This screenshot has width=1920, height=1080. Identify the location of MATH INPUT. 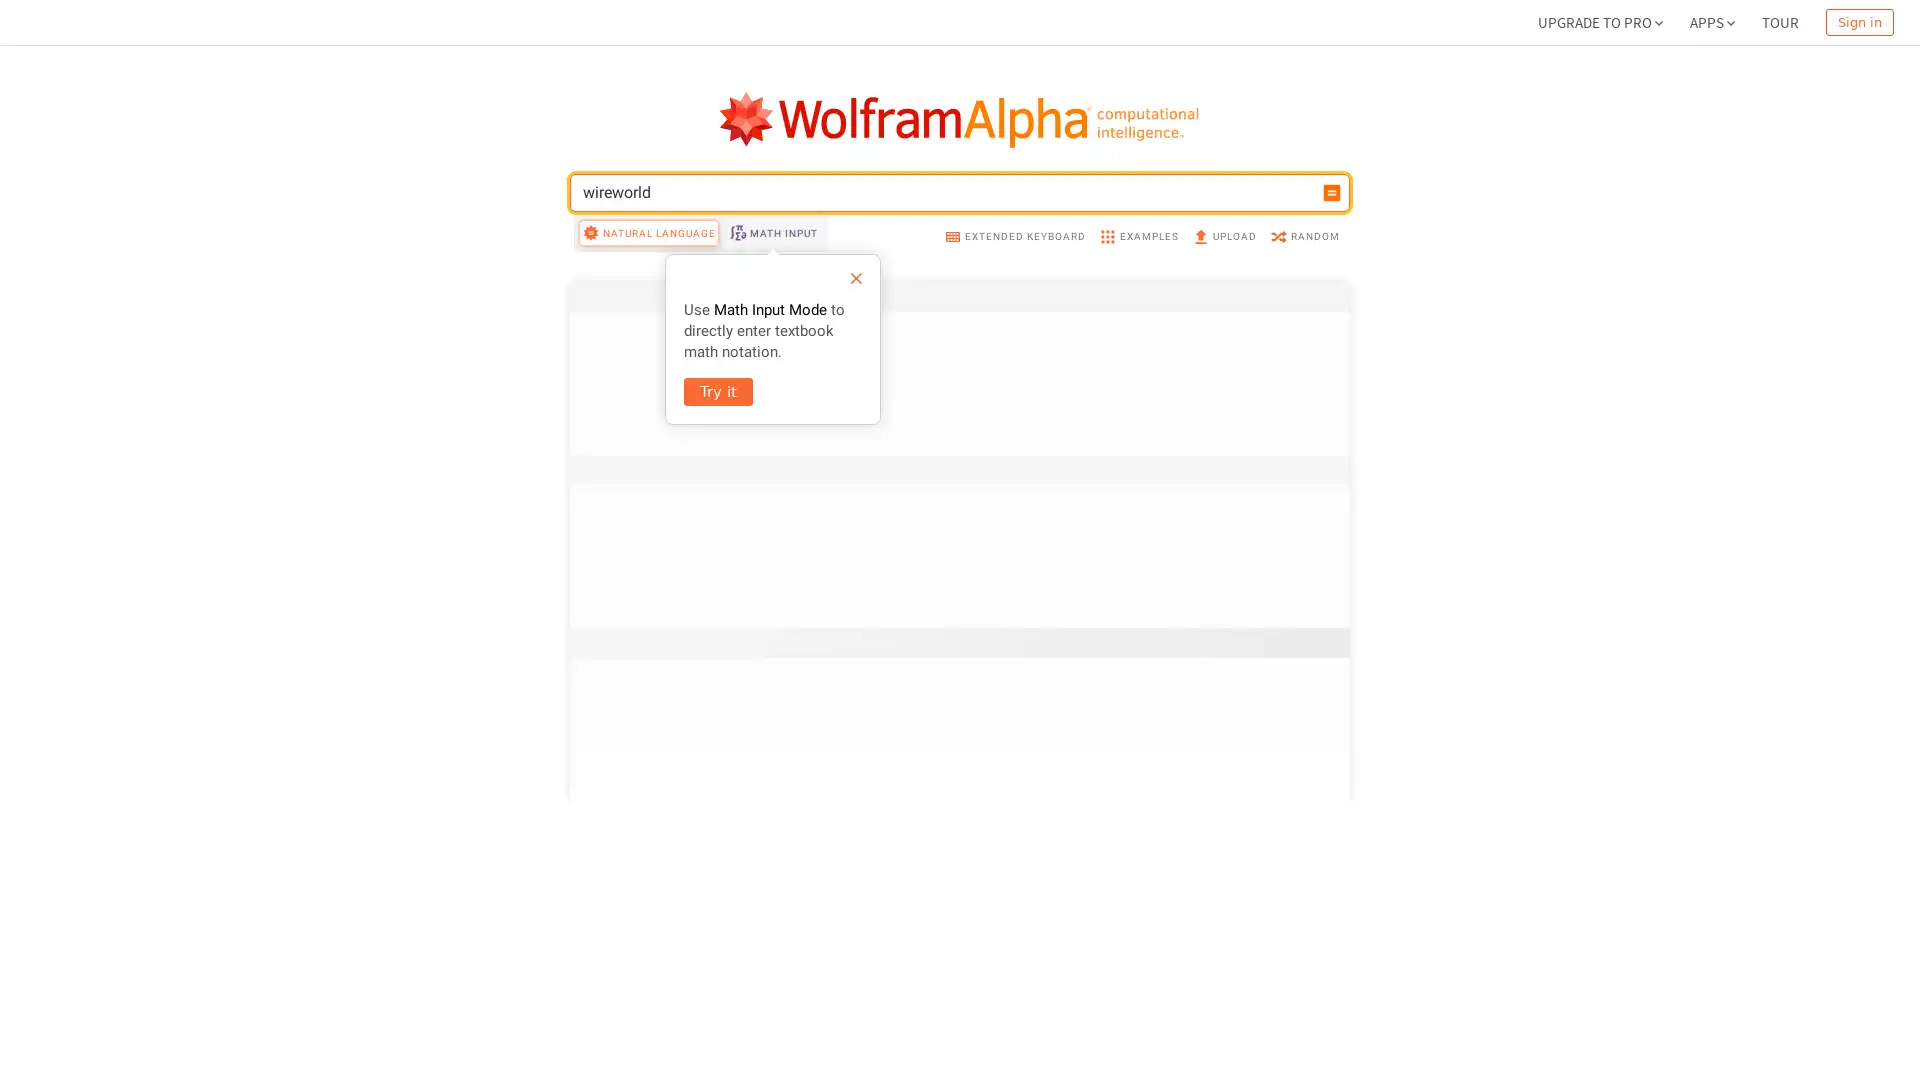
(771, 402).